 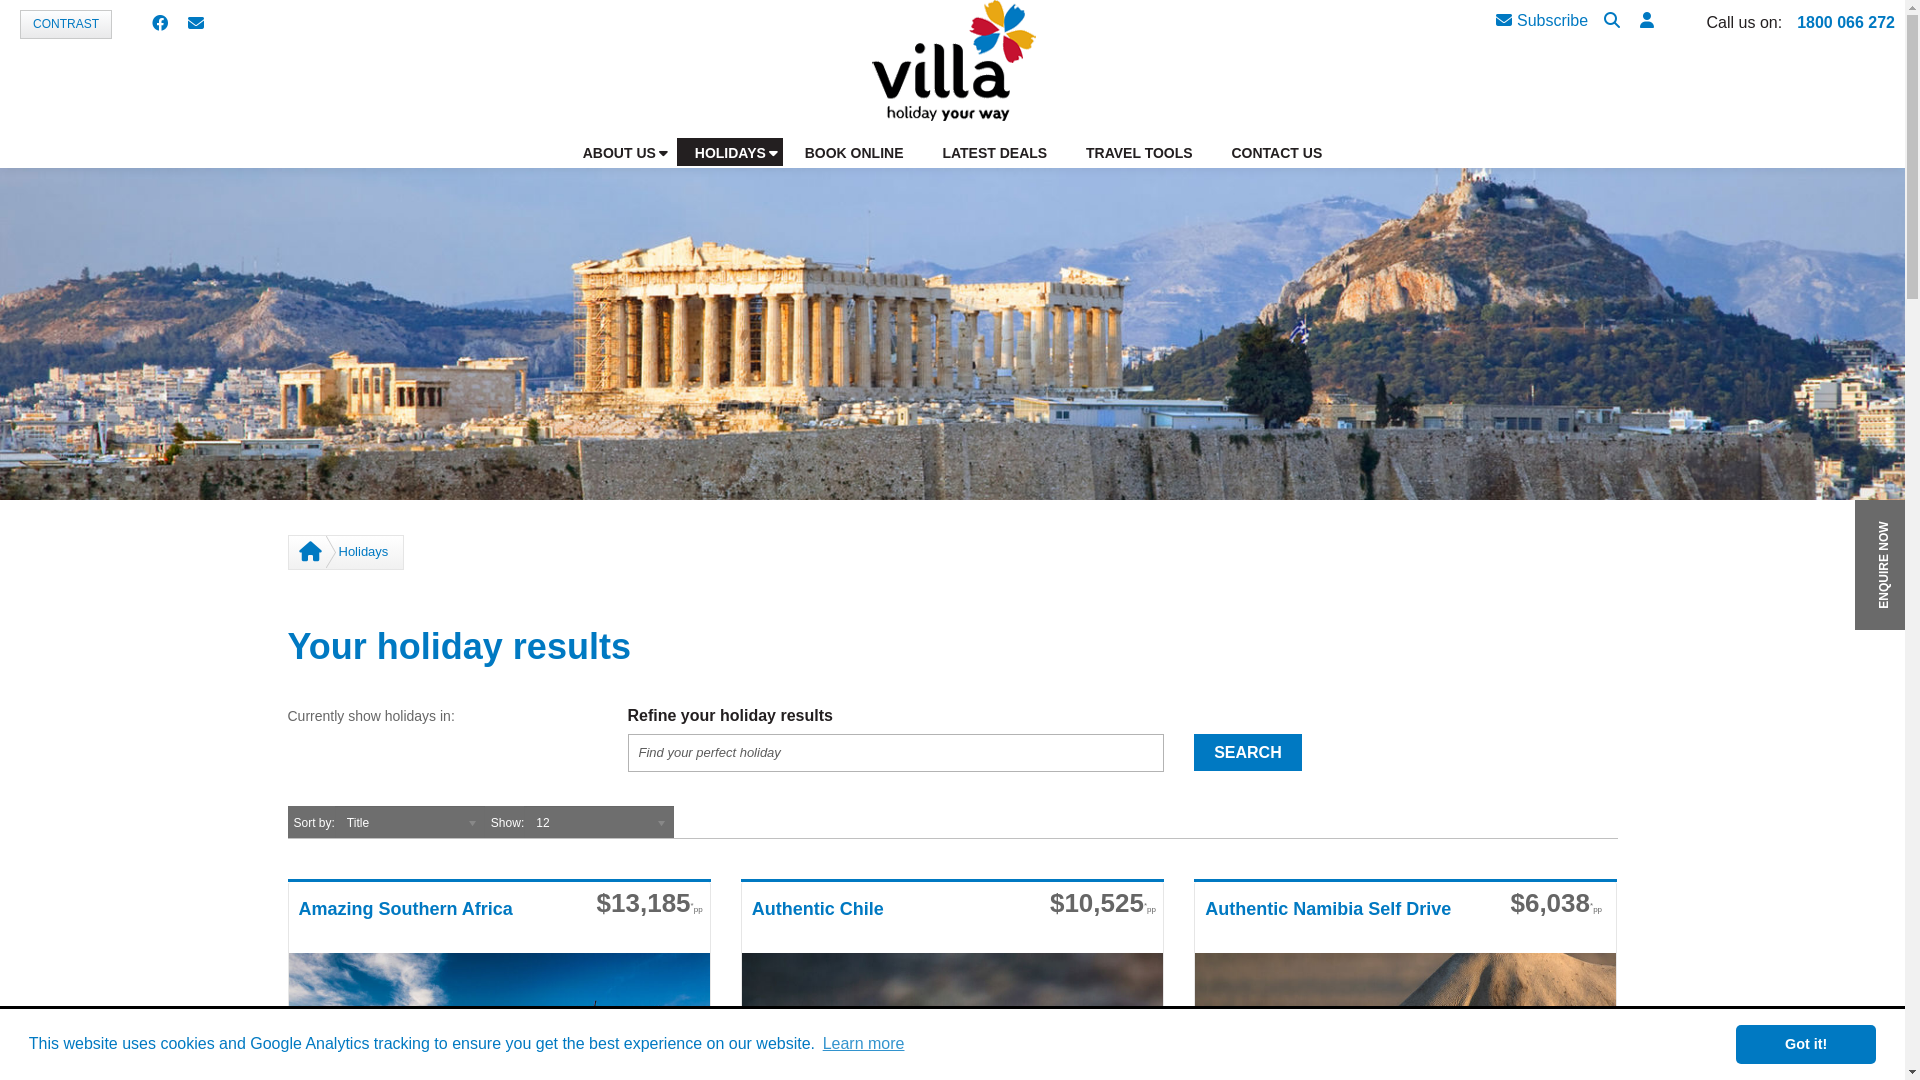 What do you see at coordinates (408, 821) in the screenshot?
I see `'Title'` at bounding box center [408, 821].